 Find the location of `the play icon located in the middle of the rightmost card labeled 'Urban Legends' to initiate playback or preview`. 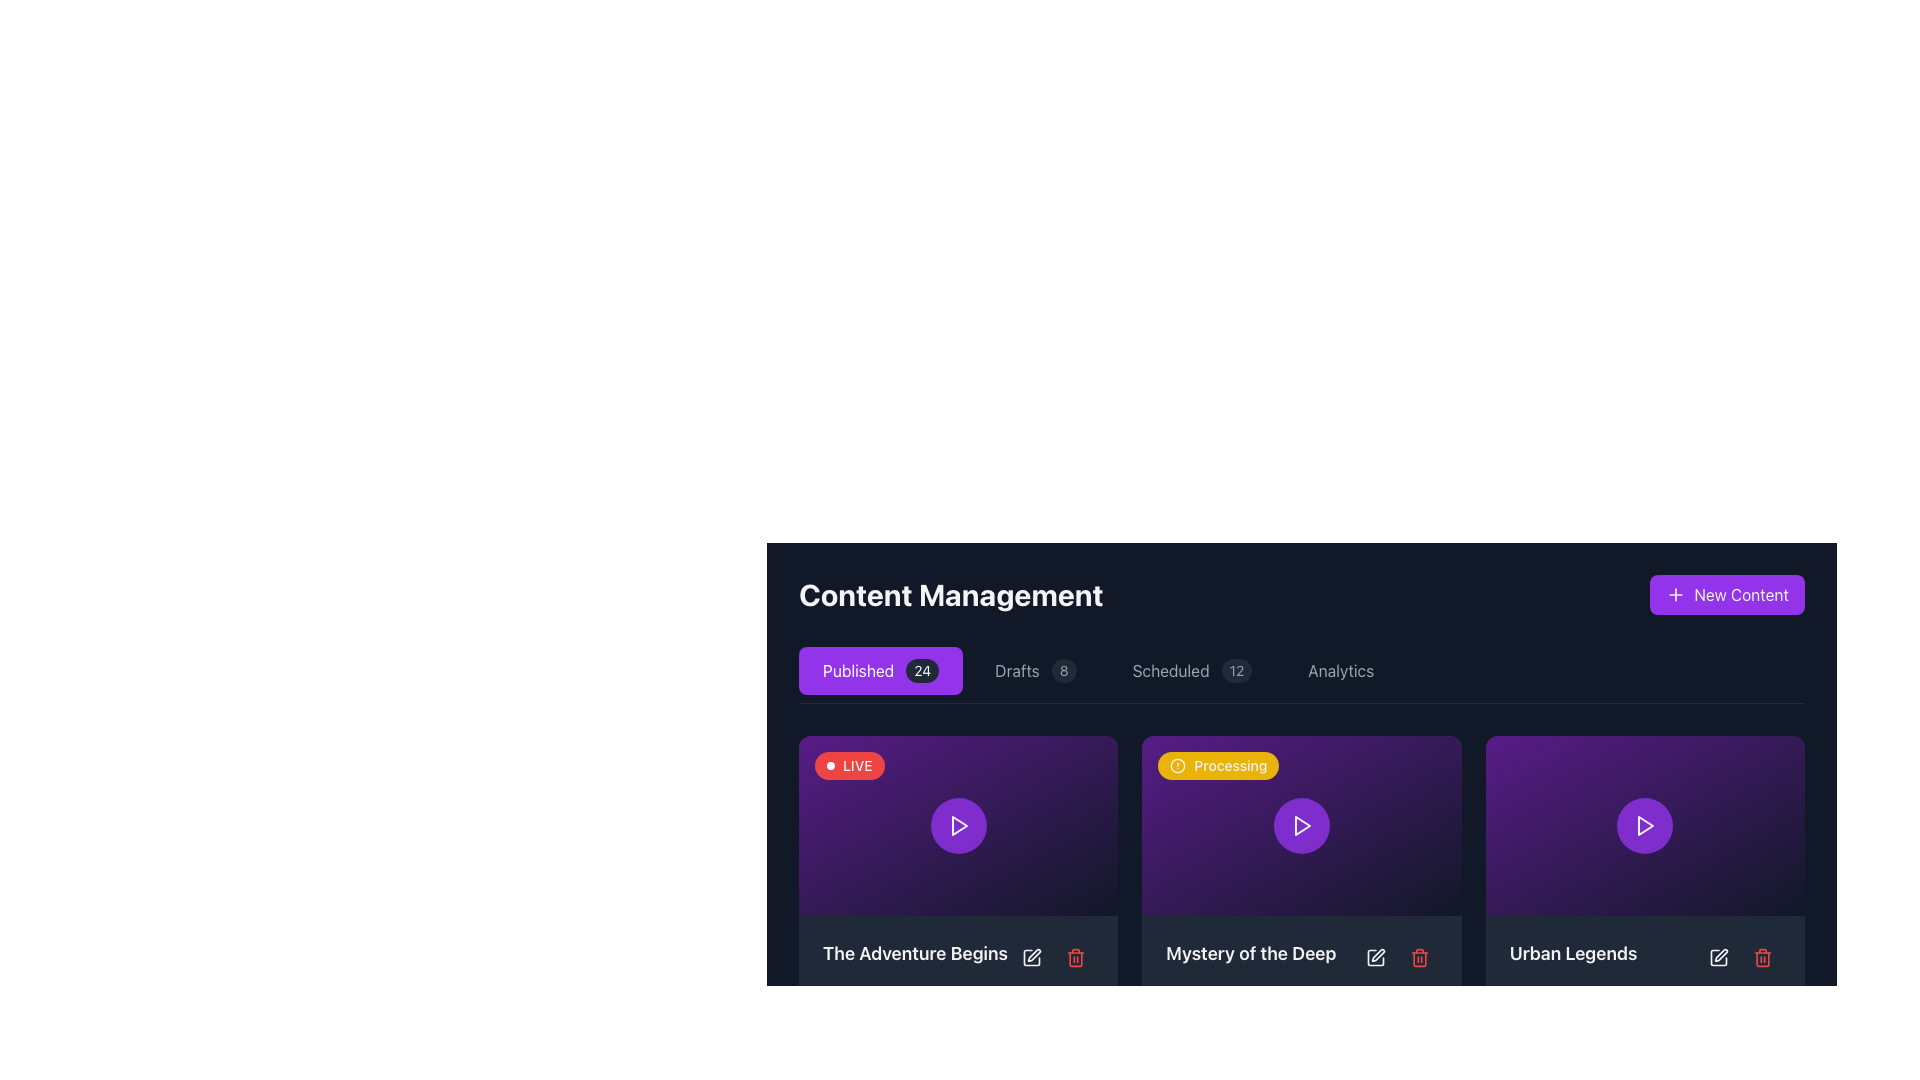

the play icon located in the middle of the rightmost card labeled 'Urban Legends' to initiate playback or preview is located at coordinates (1646, 825).